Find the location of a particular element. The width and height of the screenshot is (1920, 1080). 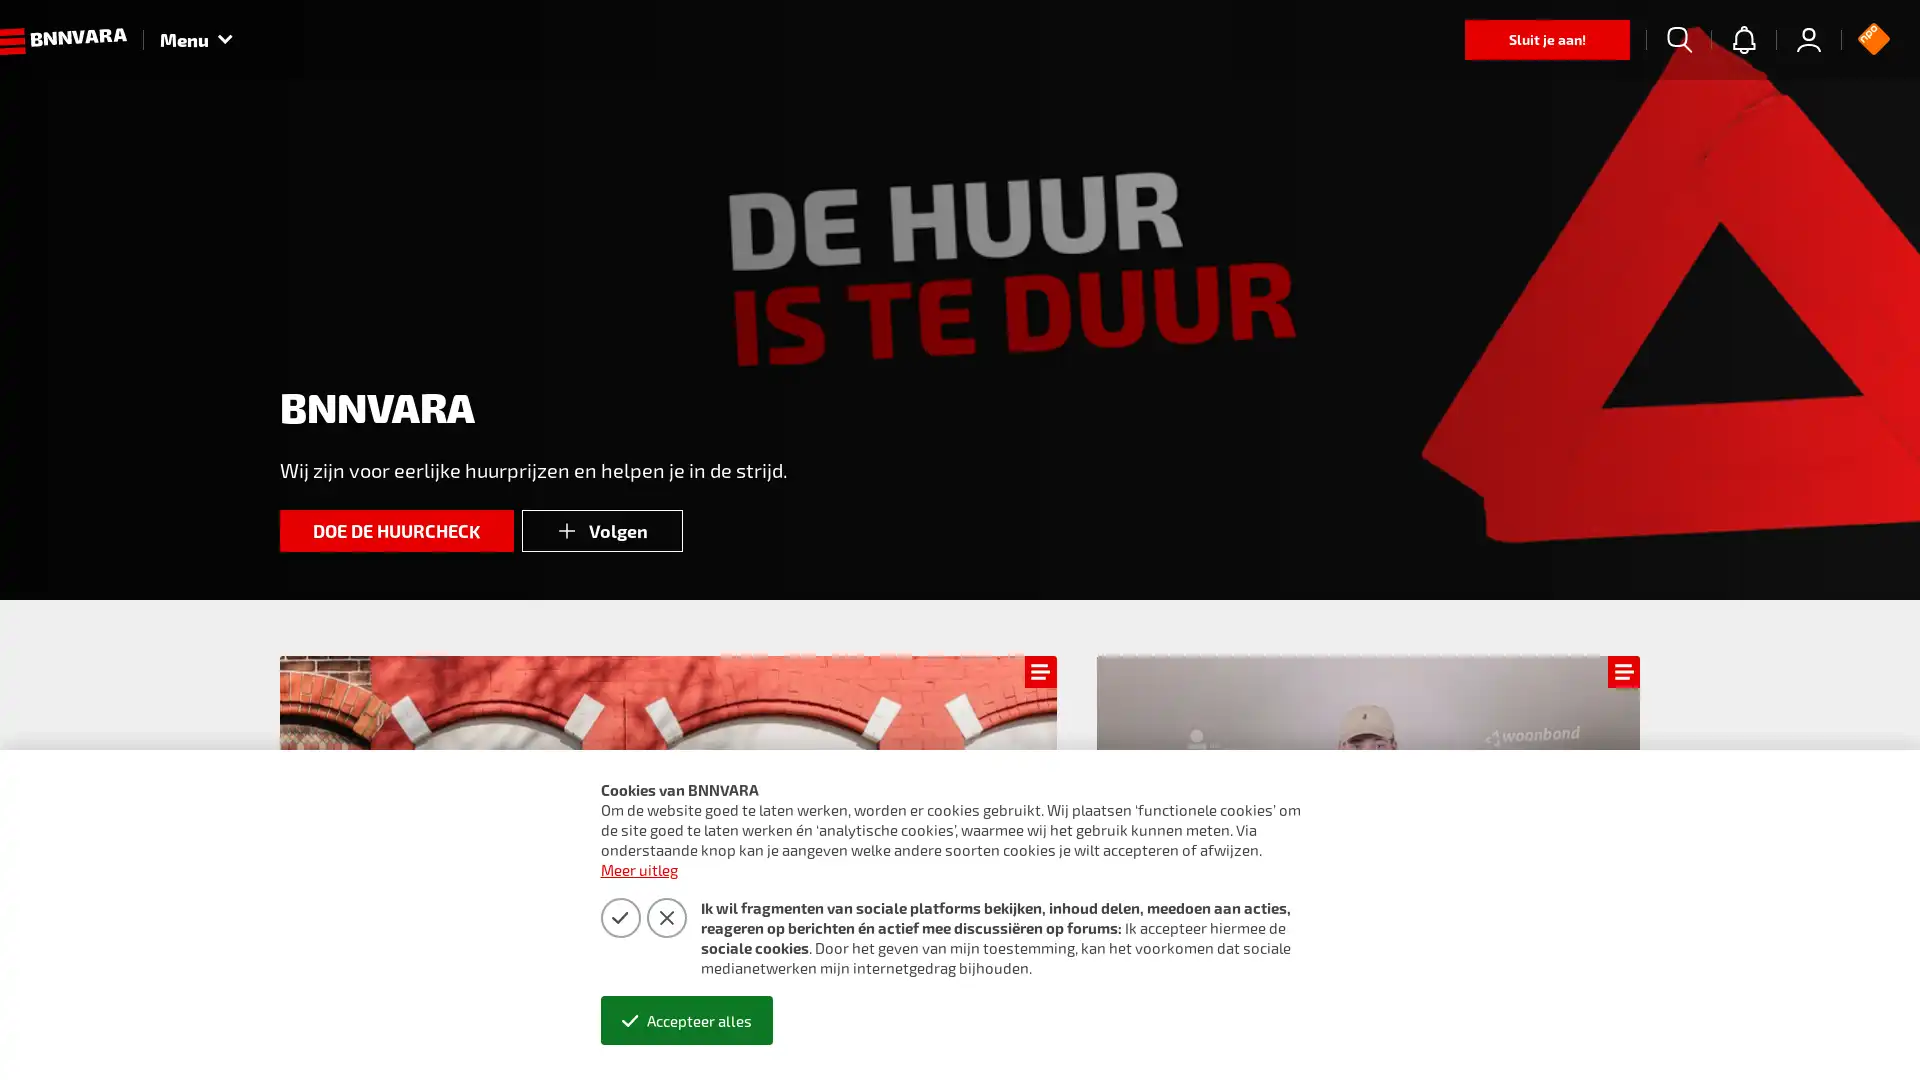

Dismiss Message is located at coordinates (1815, 1003).